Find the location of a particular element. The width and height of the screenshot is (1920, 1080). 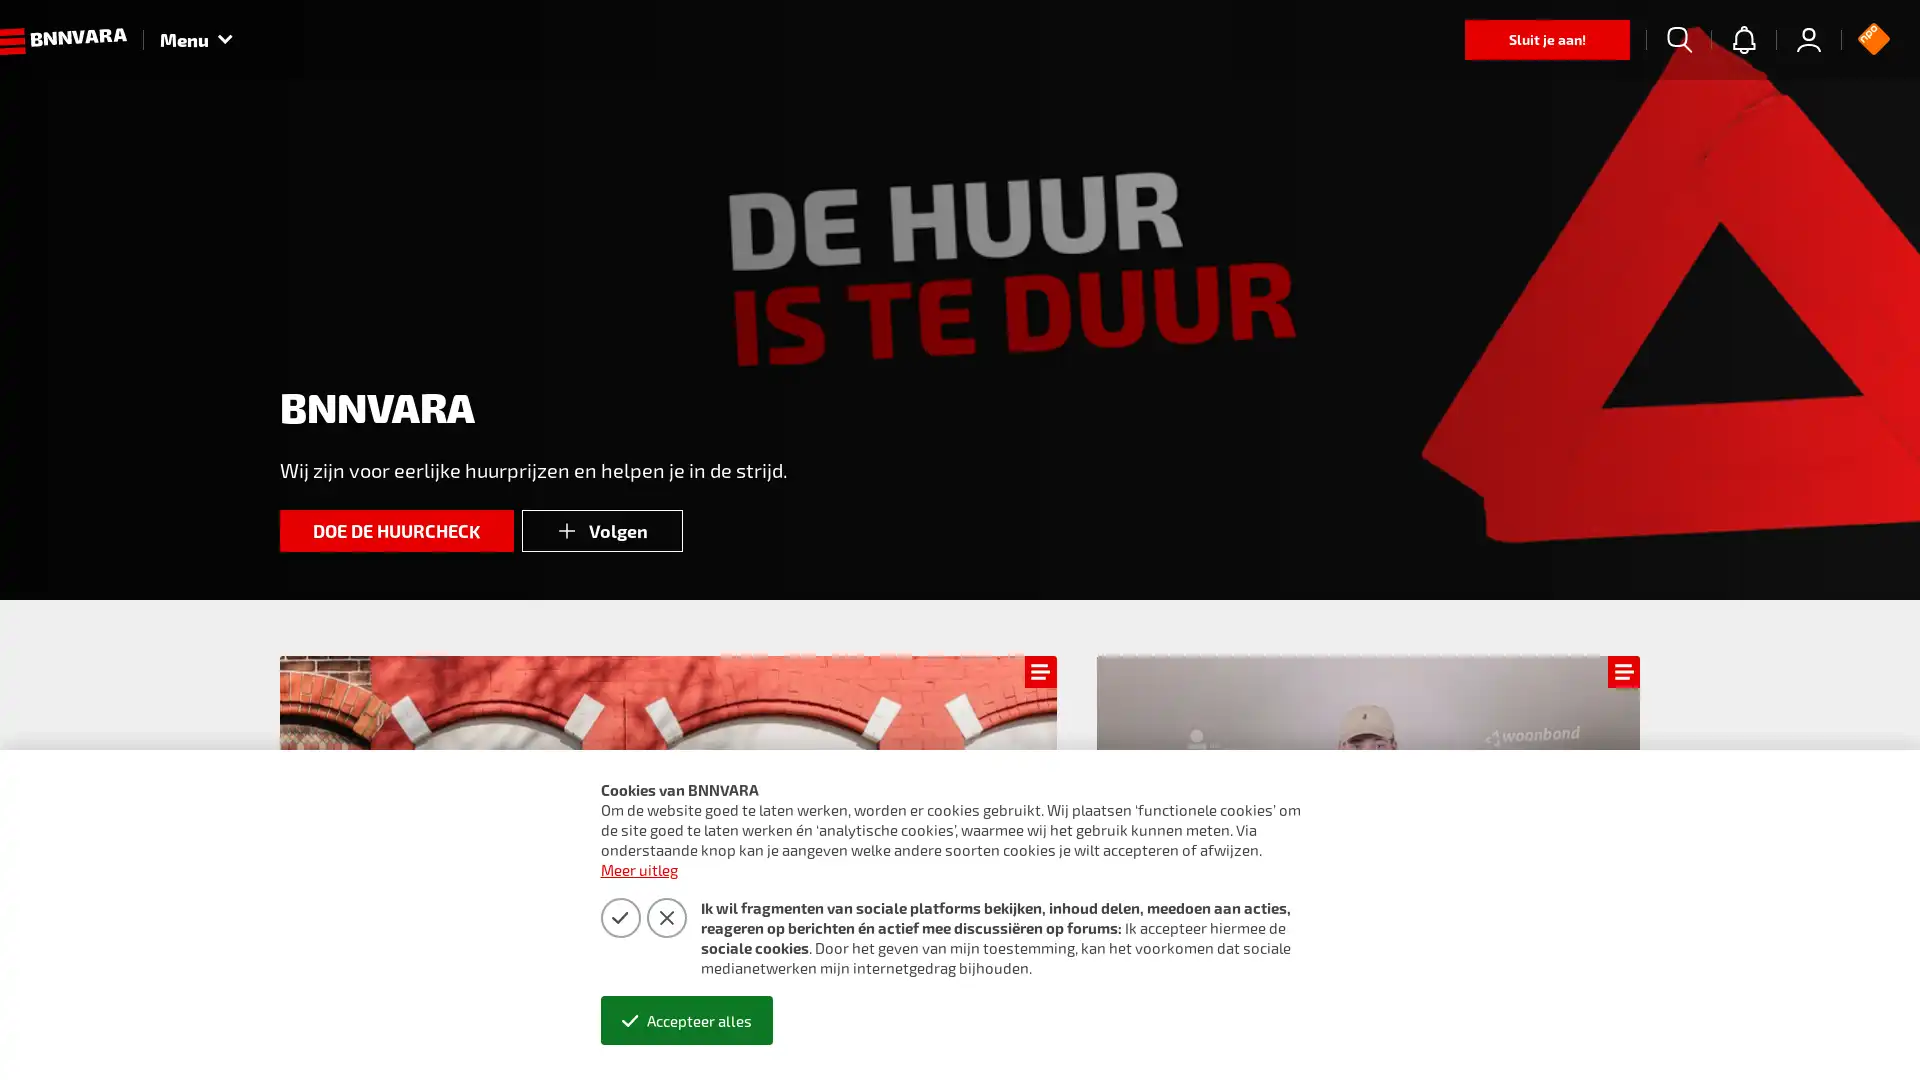

Dismiss Message is located at coordinates (1815, 1003).